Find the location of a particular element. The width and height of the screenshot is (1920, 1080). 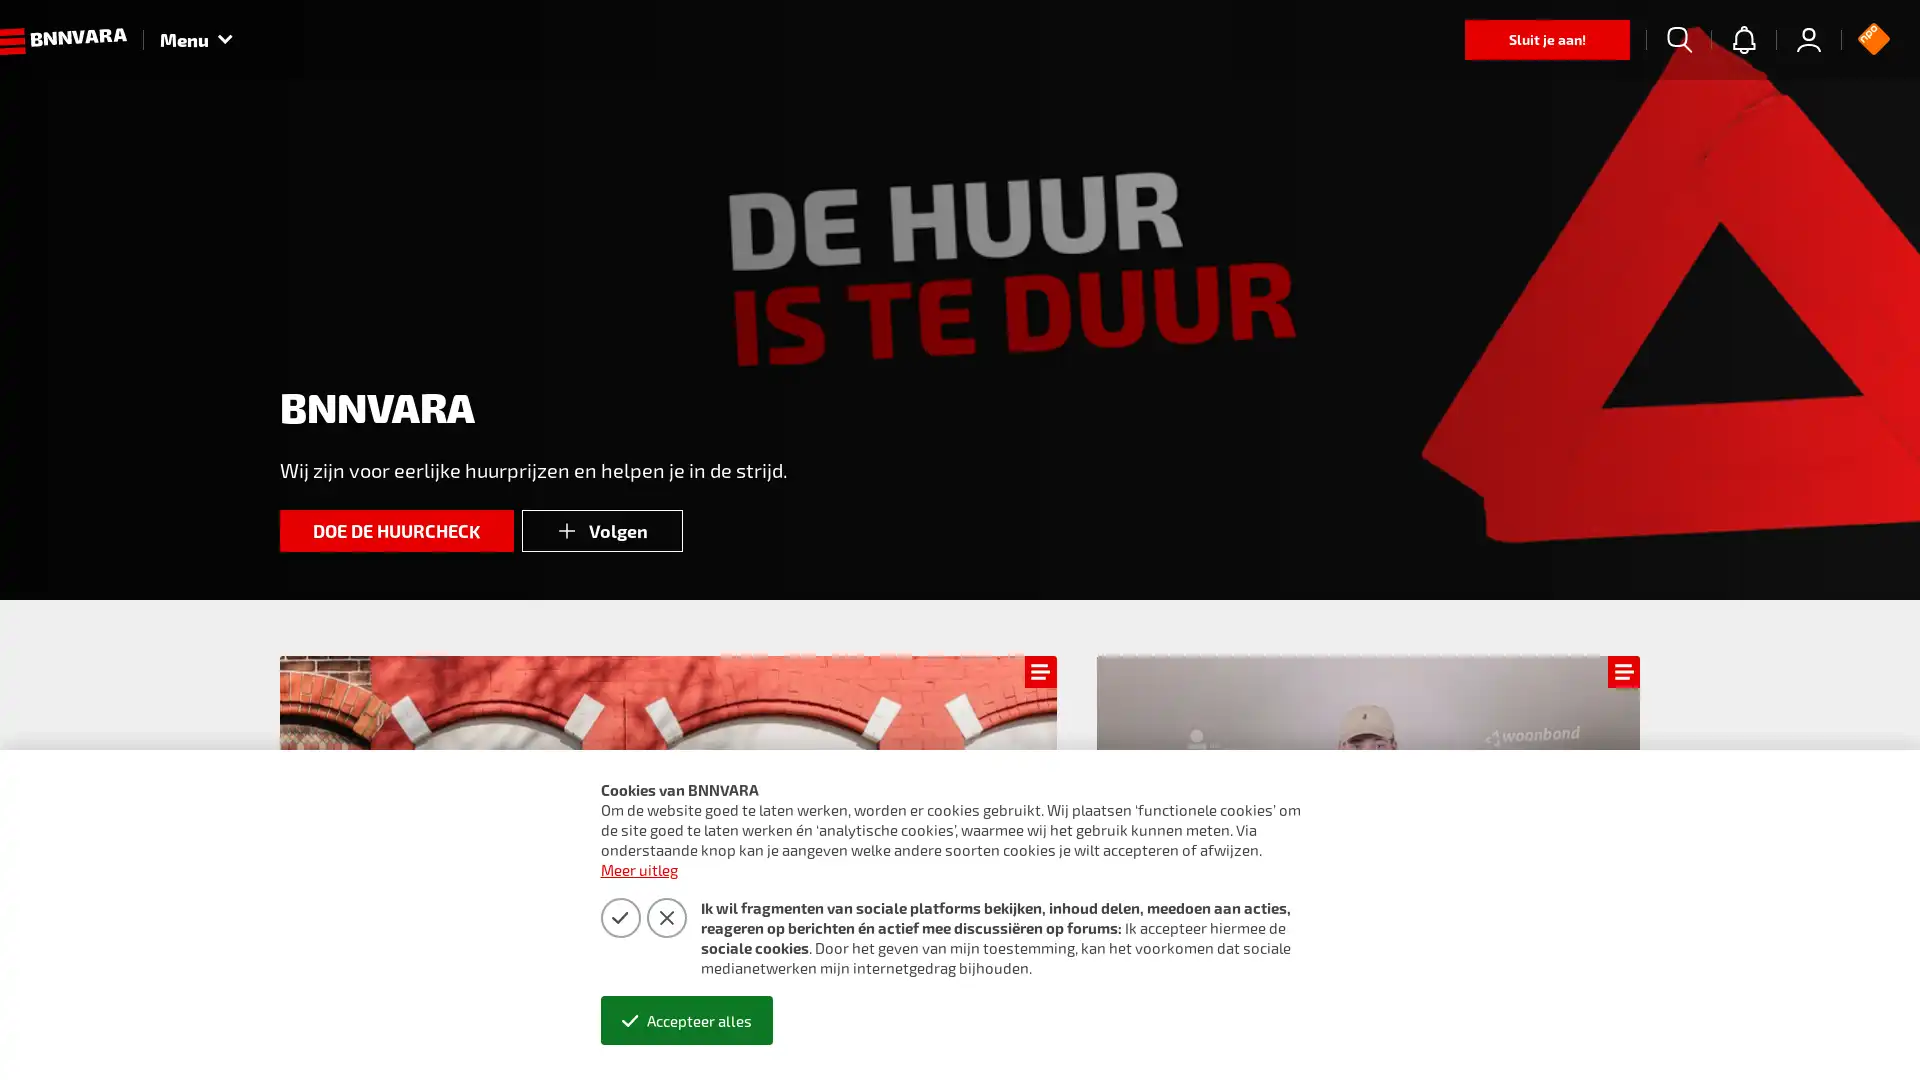

Dismiss Message is located at coordinates (1815, 1003).